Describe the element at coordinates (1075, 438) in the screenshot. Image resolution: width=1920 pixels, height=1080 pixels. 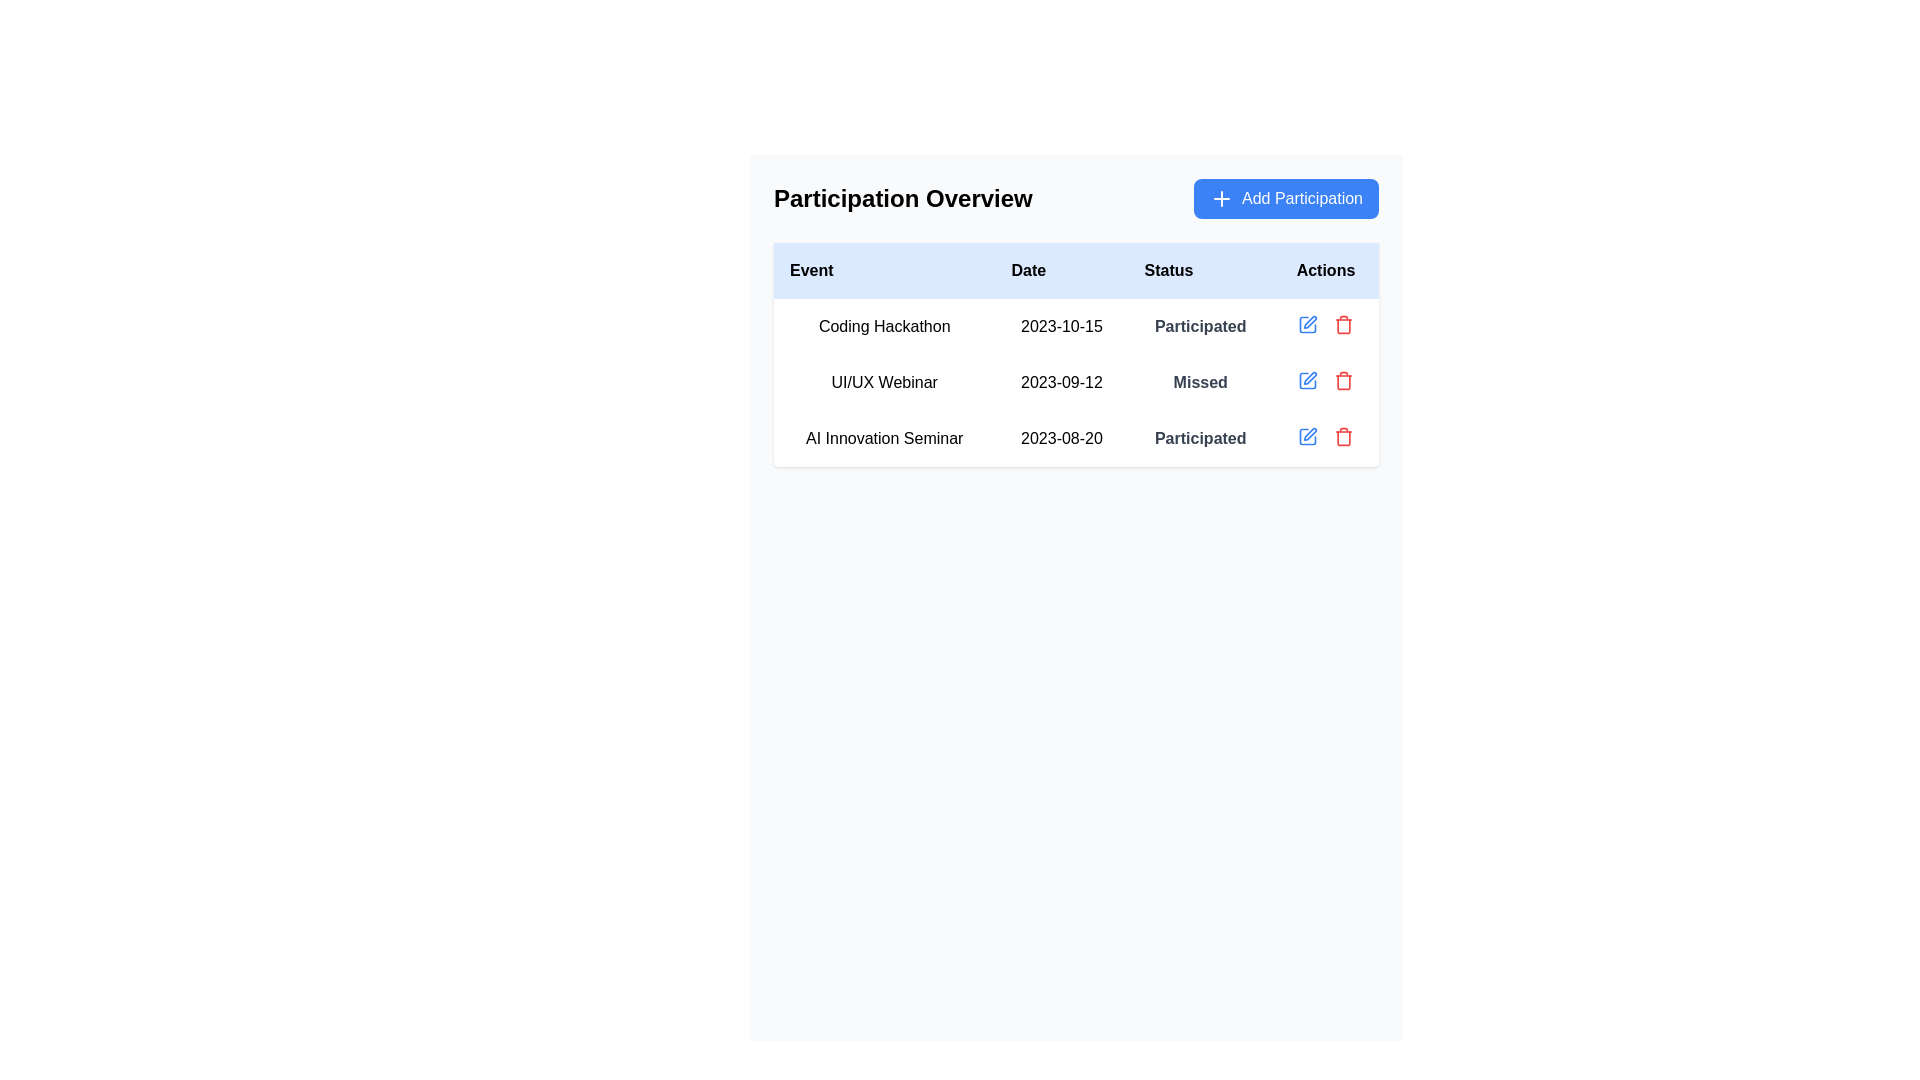
I see `the third row of the 'Participation Overview' table, which is located below the 'UI/UX Webinar' row, to interact with the edit or delete icons` at that location.